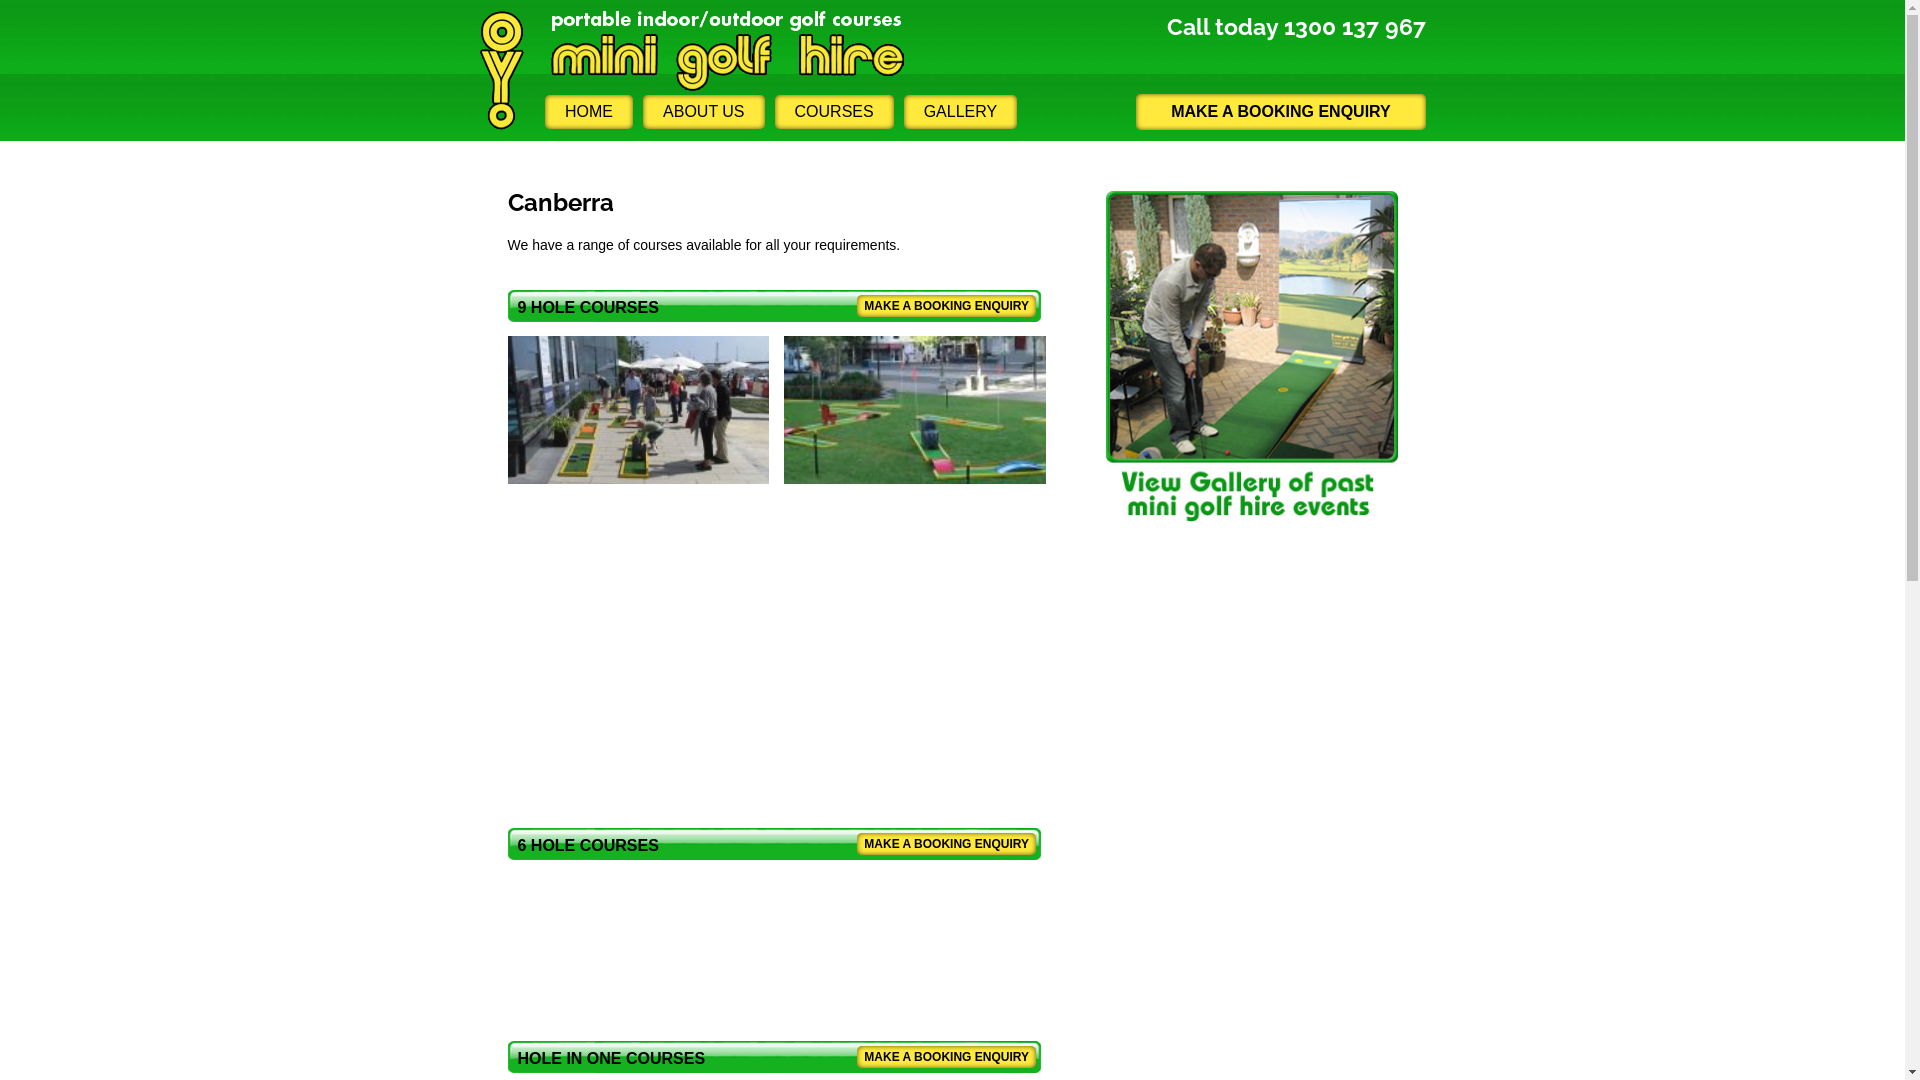 This screenshot has width=1920, height=1080. I want to click on 'ABOUT US', so click(704, 111).